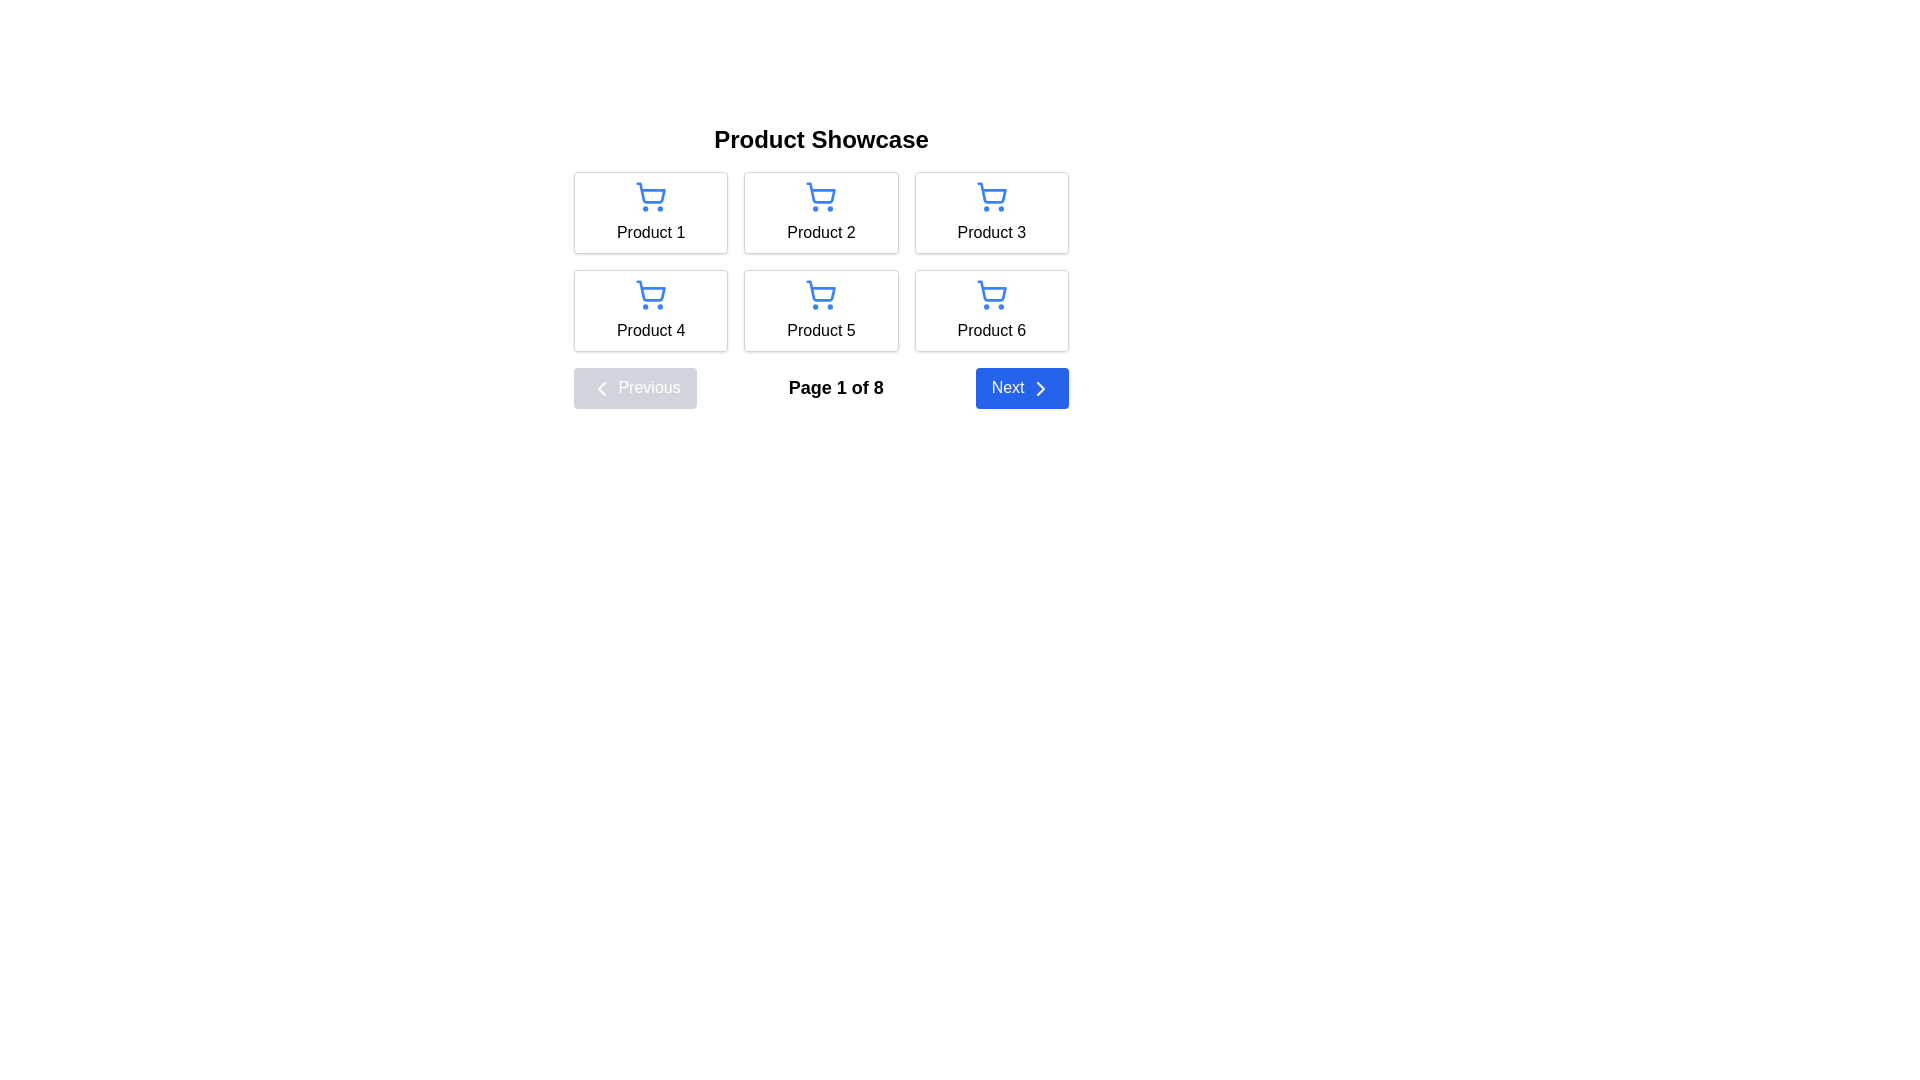 The width and height of the screenshot is (1920, 1080). I want to click on the blue shopping cart icon located at the top of the product card labeled 'Product 6', so click(991, 294).